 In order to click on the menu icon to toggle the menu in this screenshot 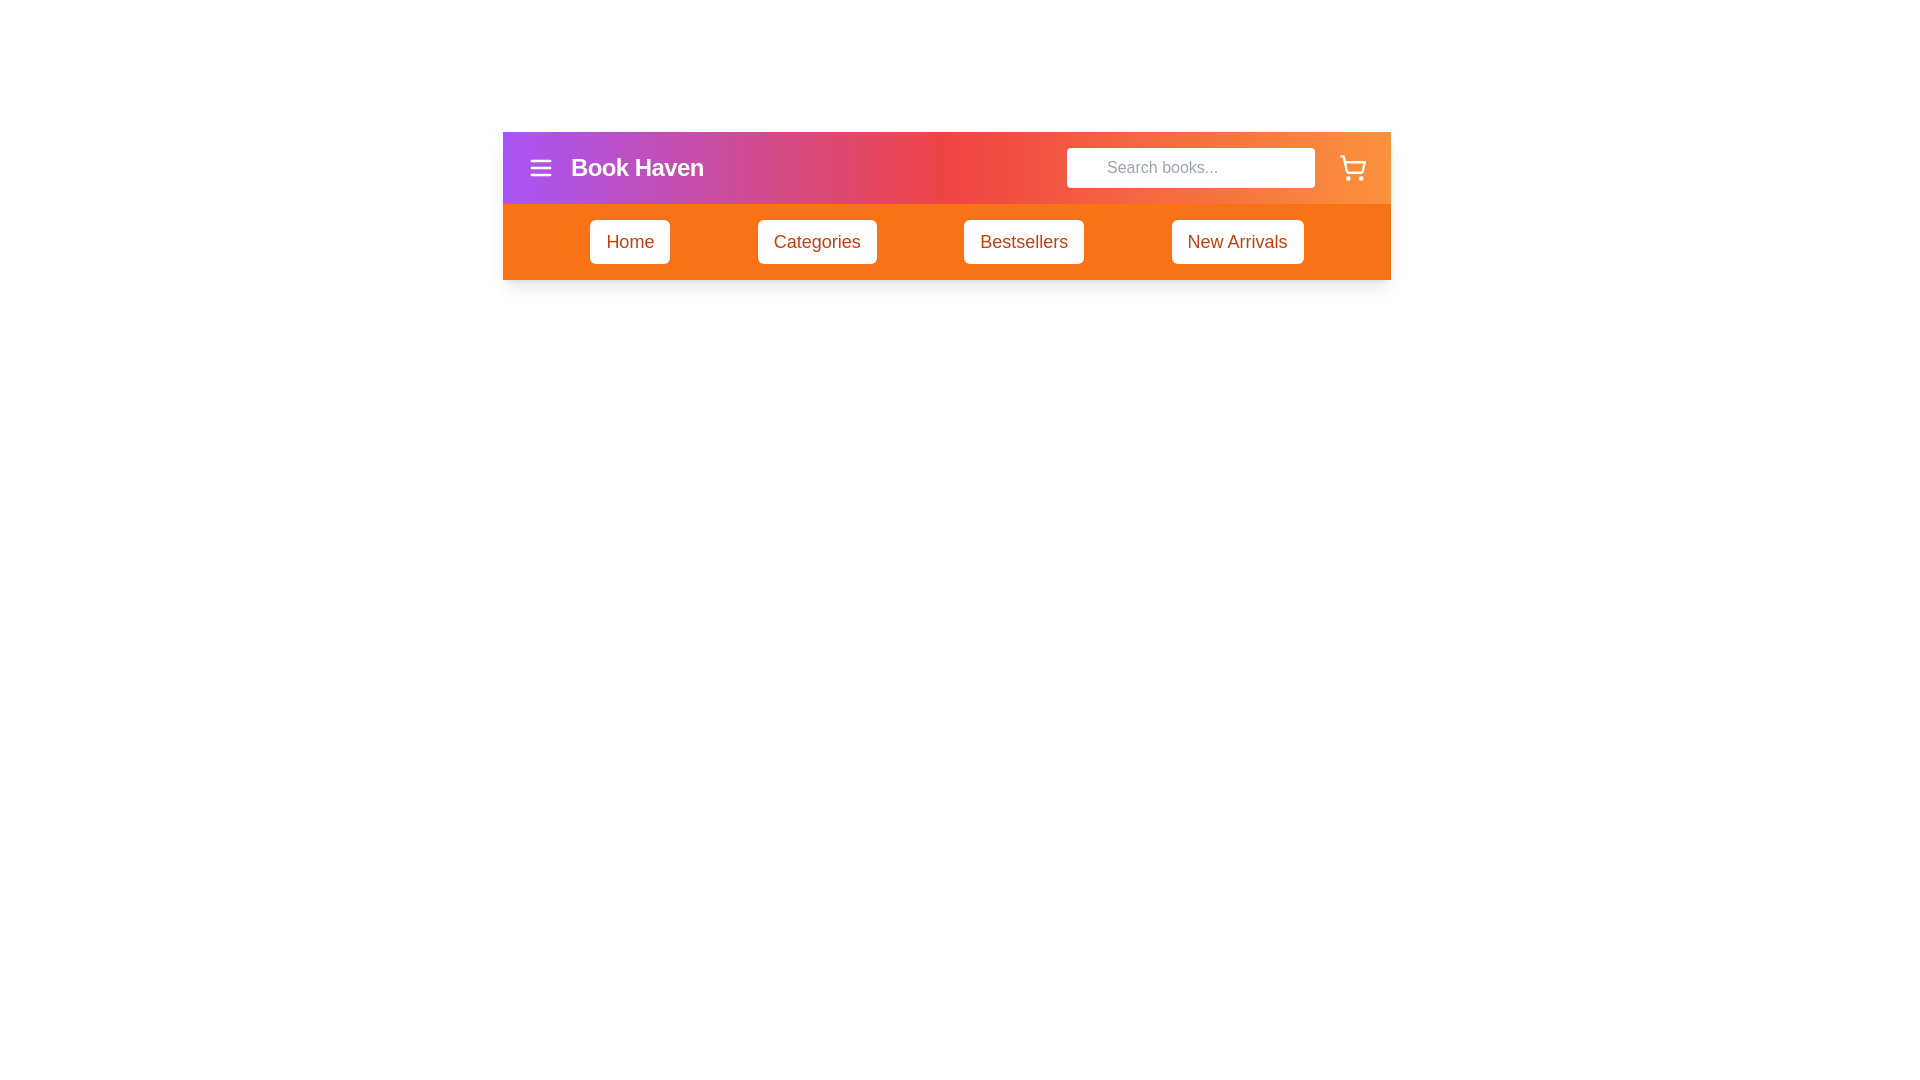, I will do `click(541, 167)`.